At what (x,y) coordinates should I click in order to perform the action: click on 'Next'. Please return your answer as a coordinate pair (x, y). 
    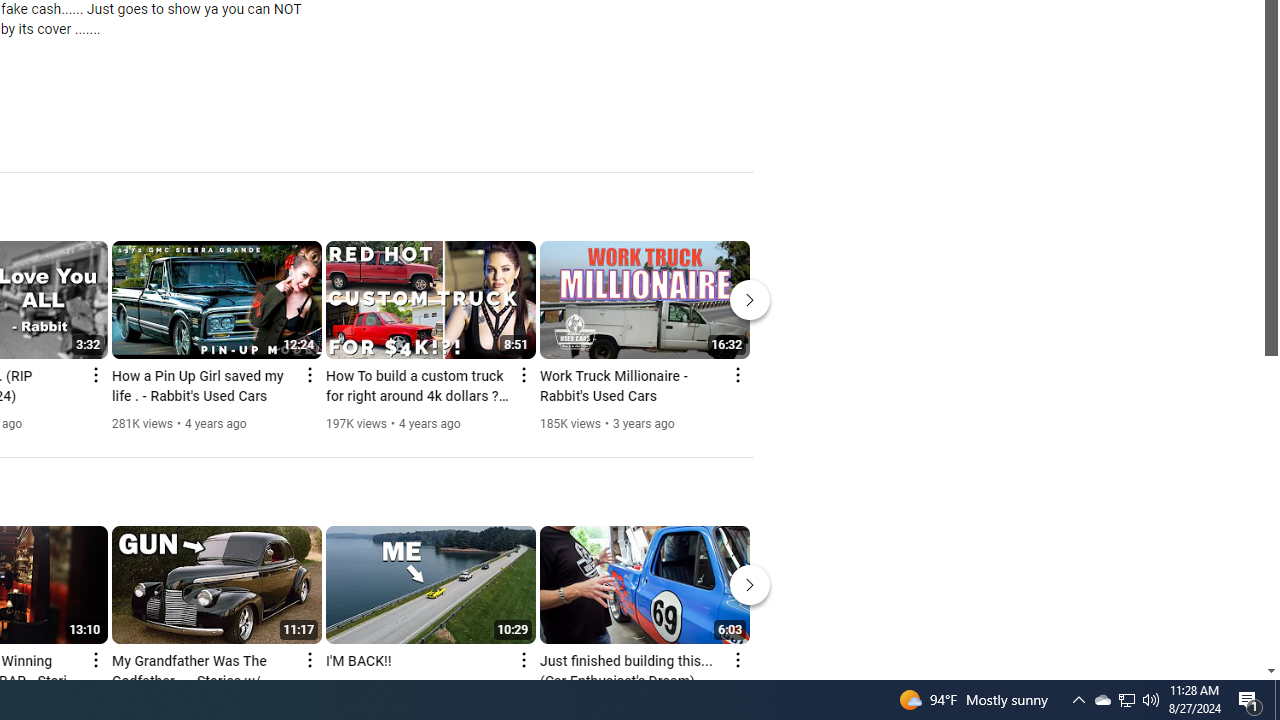
    Looking at the image, I should click on (749, 585).